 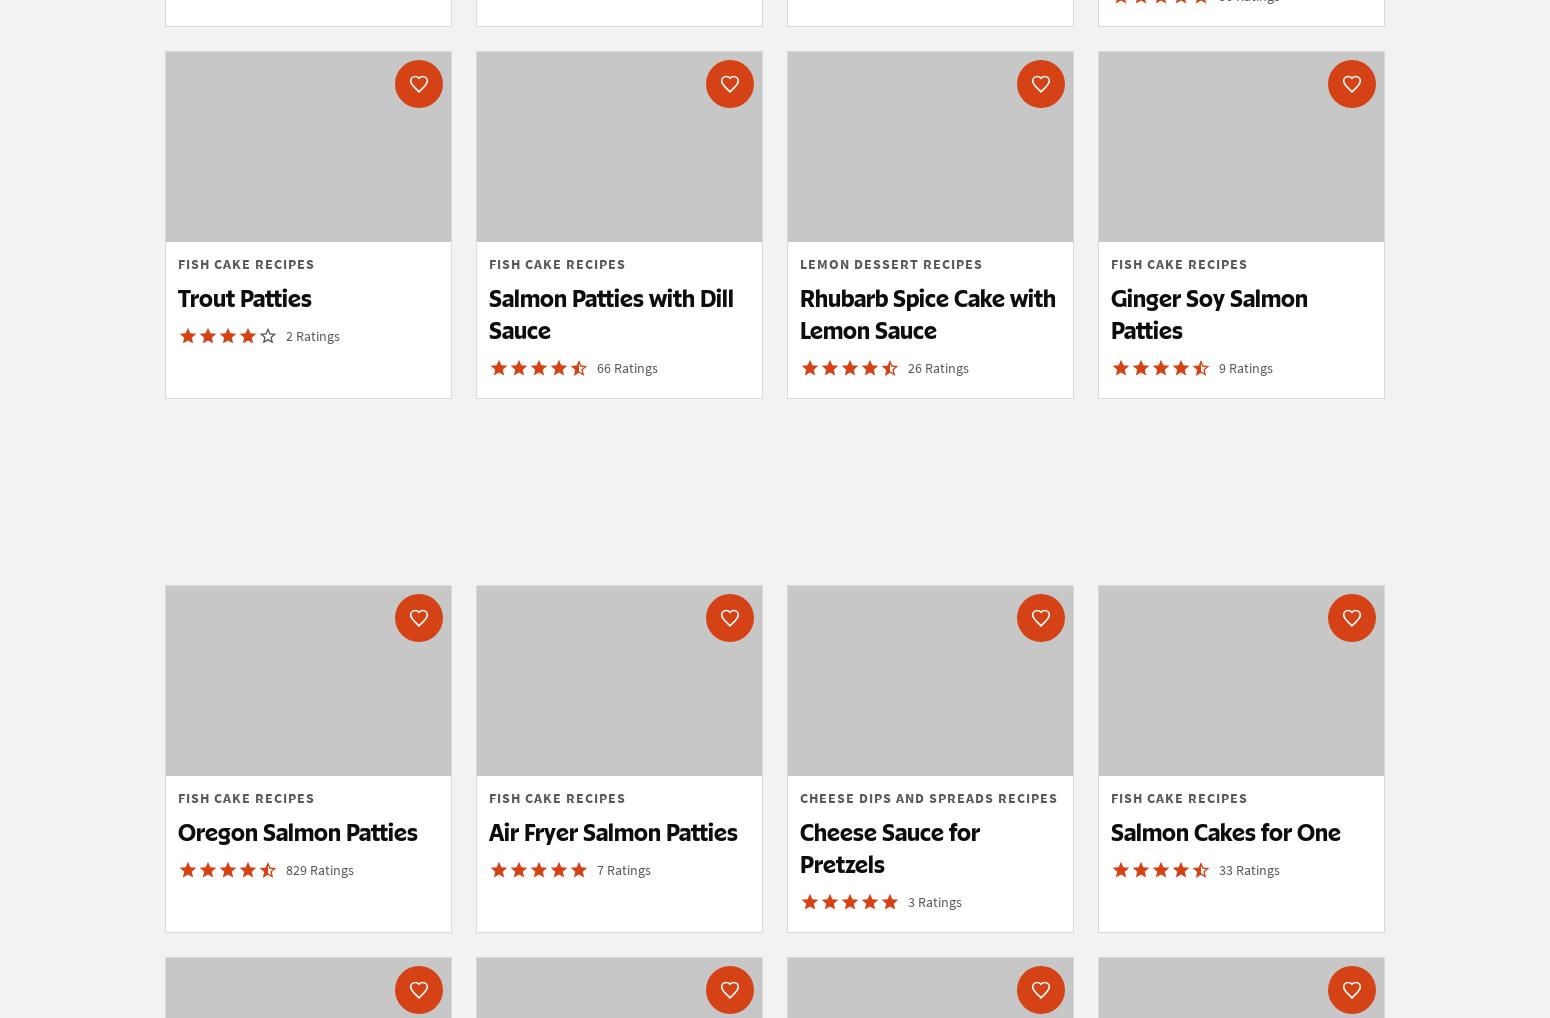 What do you see at coordinates (245, 296) in the screenshot?
I see `'Trout Patties'` at bounding box center [245, 296].